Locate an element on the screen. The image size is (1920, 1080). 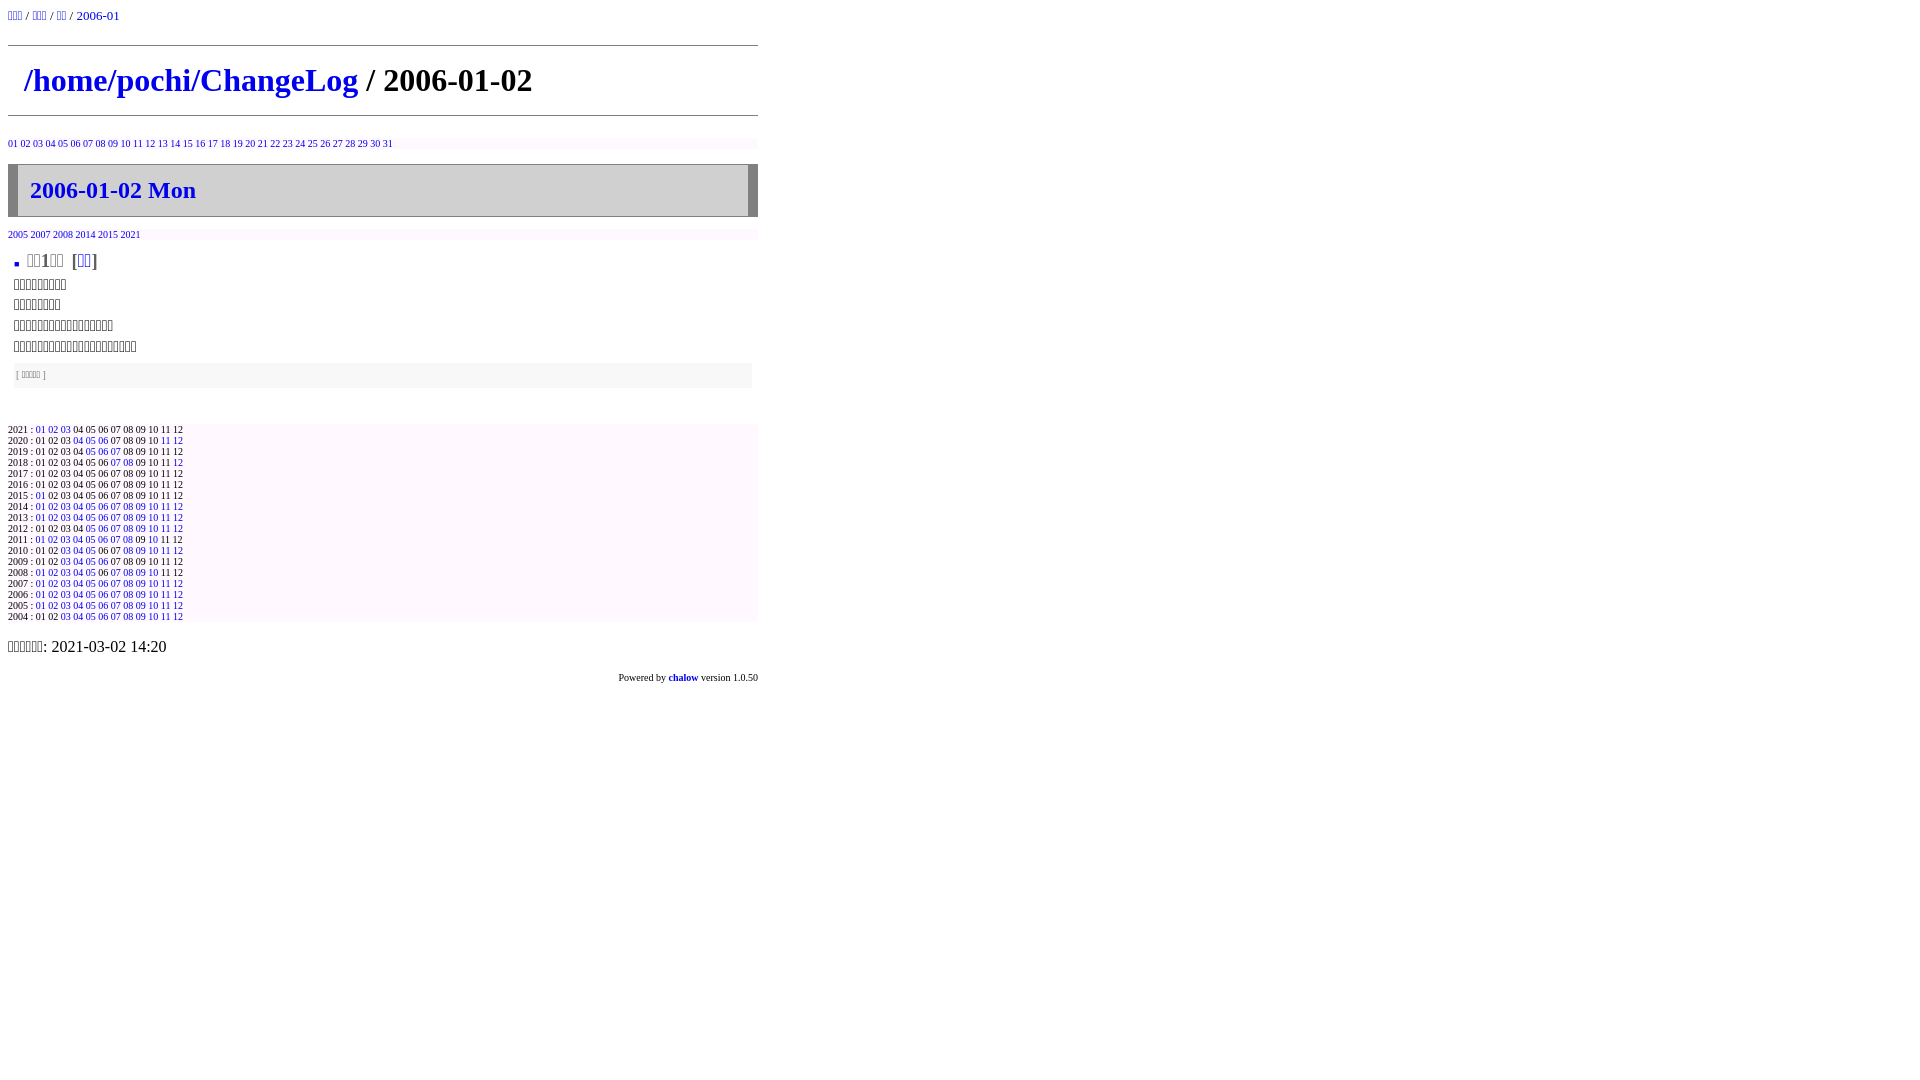
'11' is located at coordinates (166, 439).